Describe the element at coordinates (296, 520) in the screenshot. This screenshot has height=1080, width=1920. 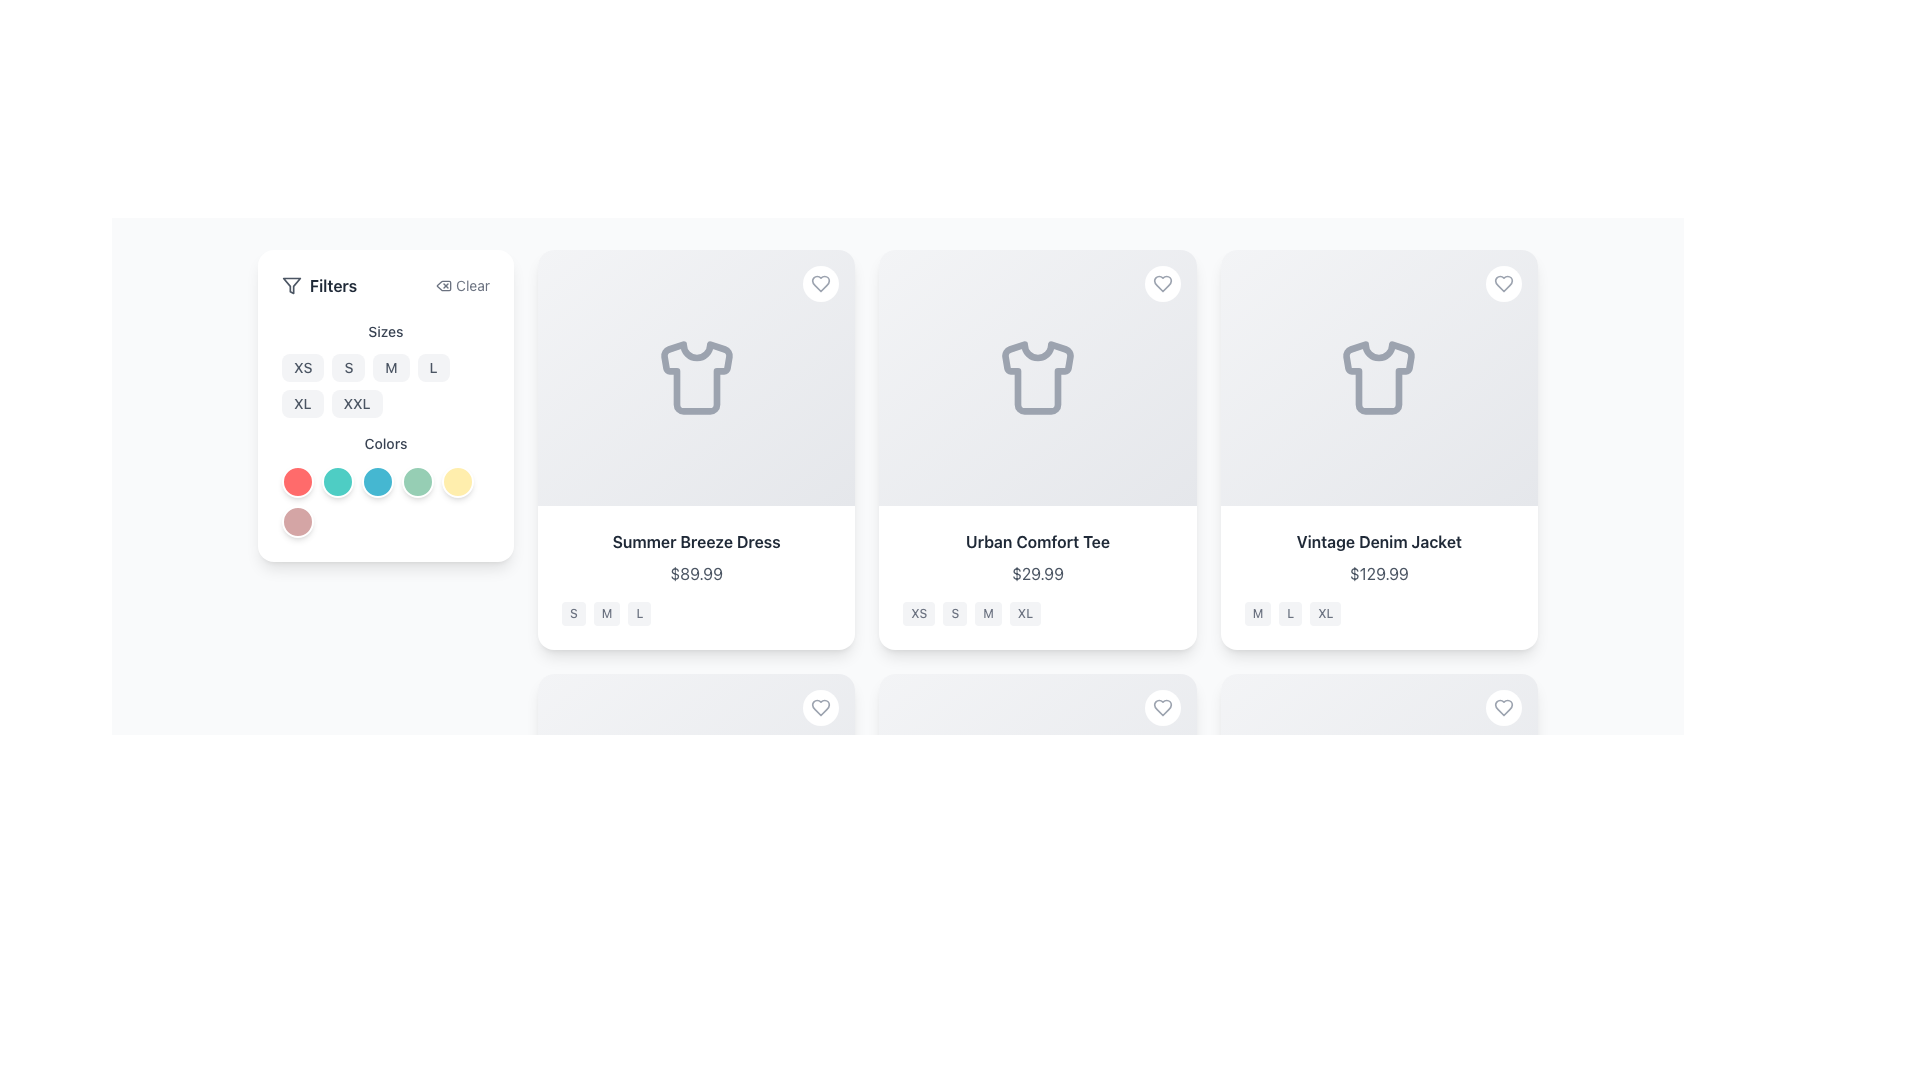
I see `the sixth button in the 'Colors' filter section` at that location.